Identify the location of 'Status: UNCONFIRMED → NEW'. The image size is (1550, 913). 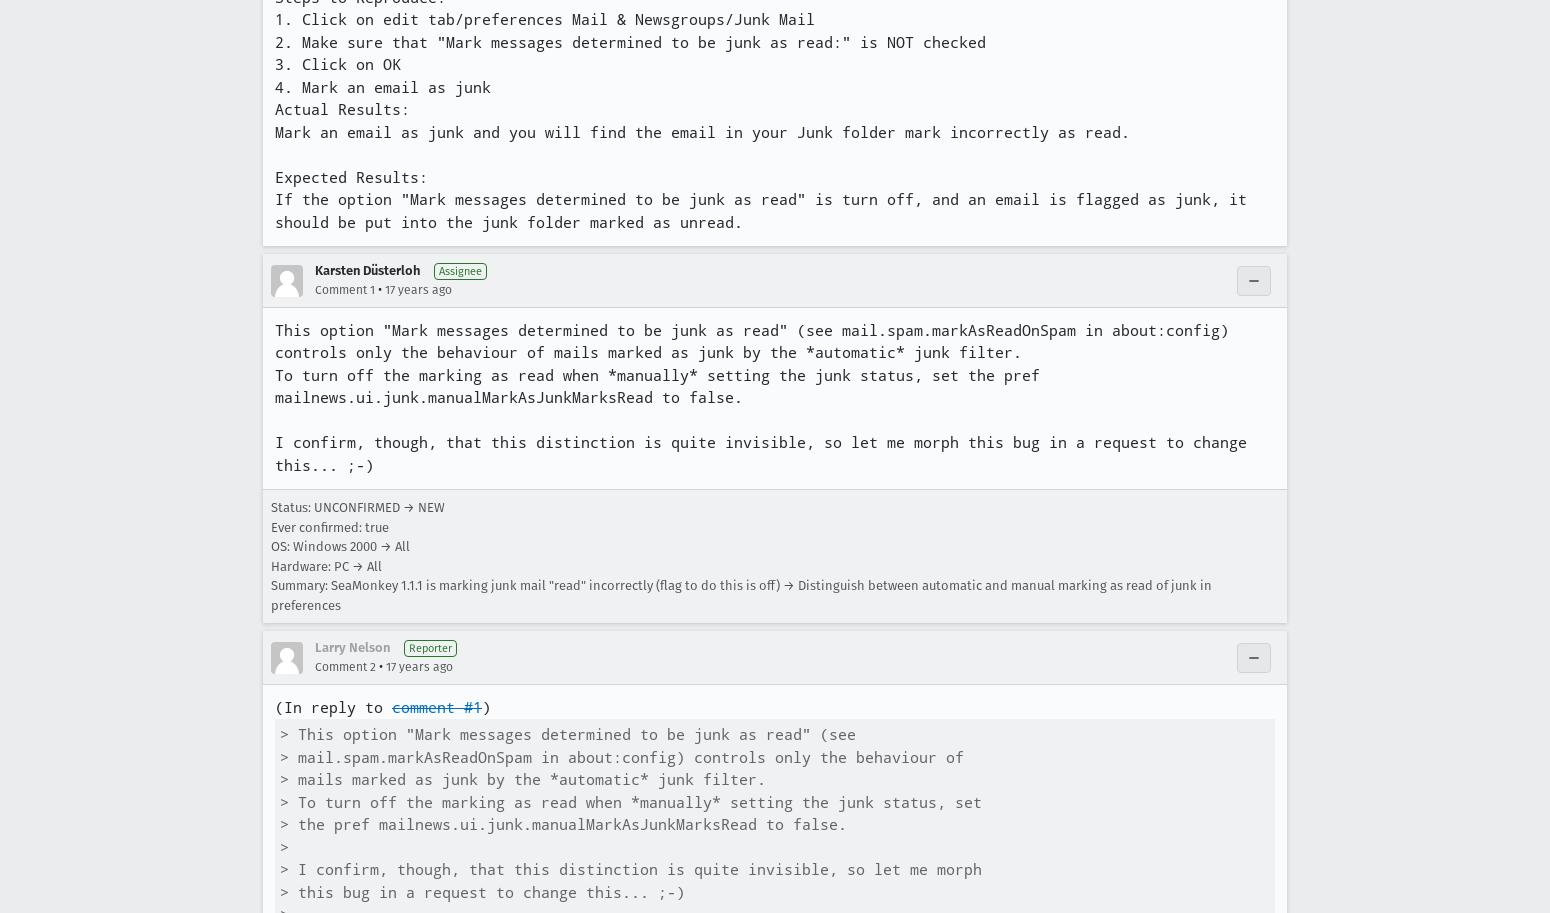
(357, 507).